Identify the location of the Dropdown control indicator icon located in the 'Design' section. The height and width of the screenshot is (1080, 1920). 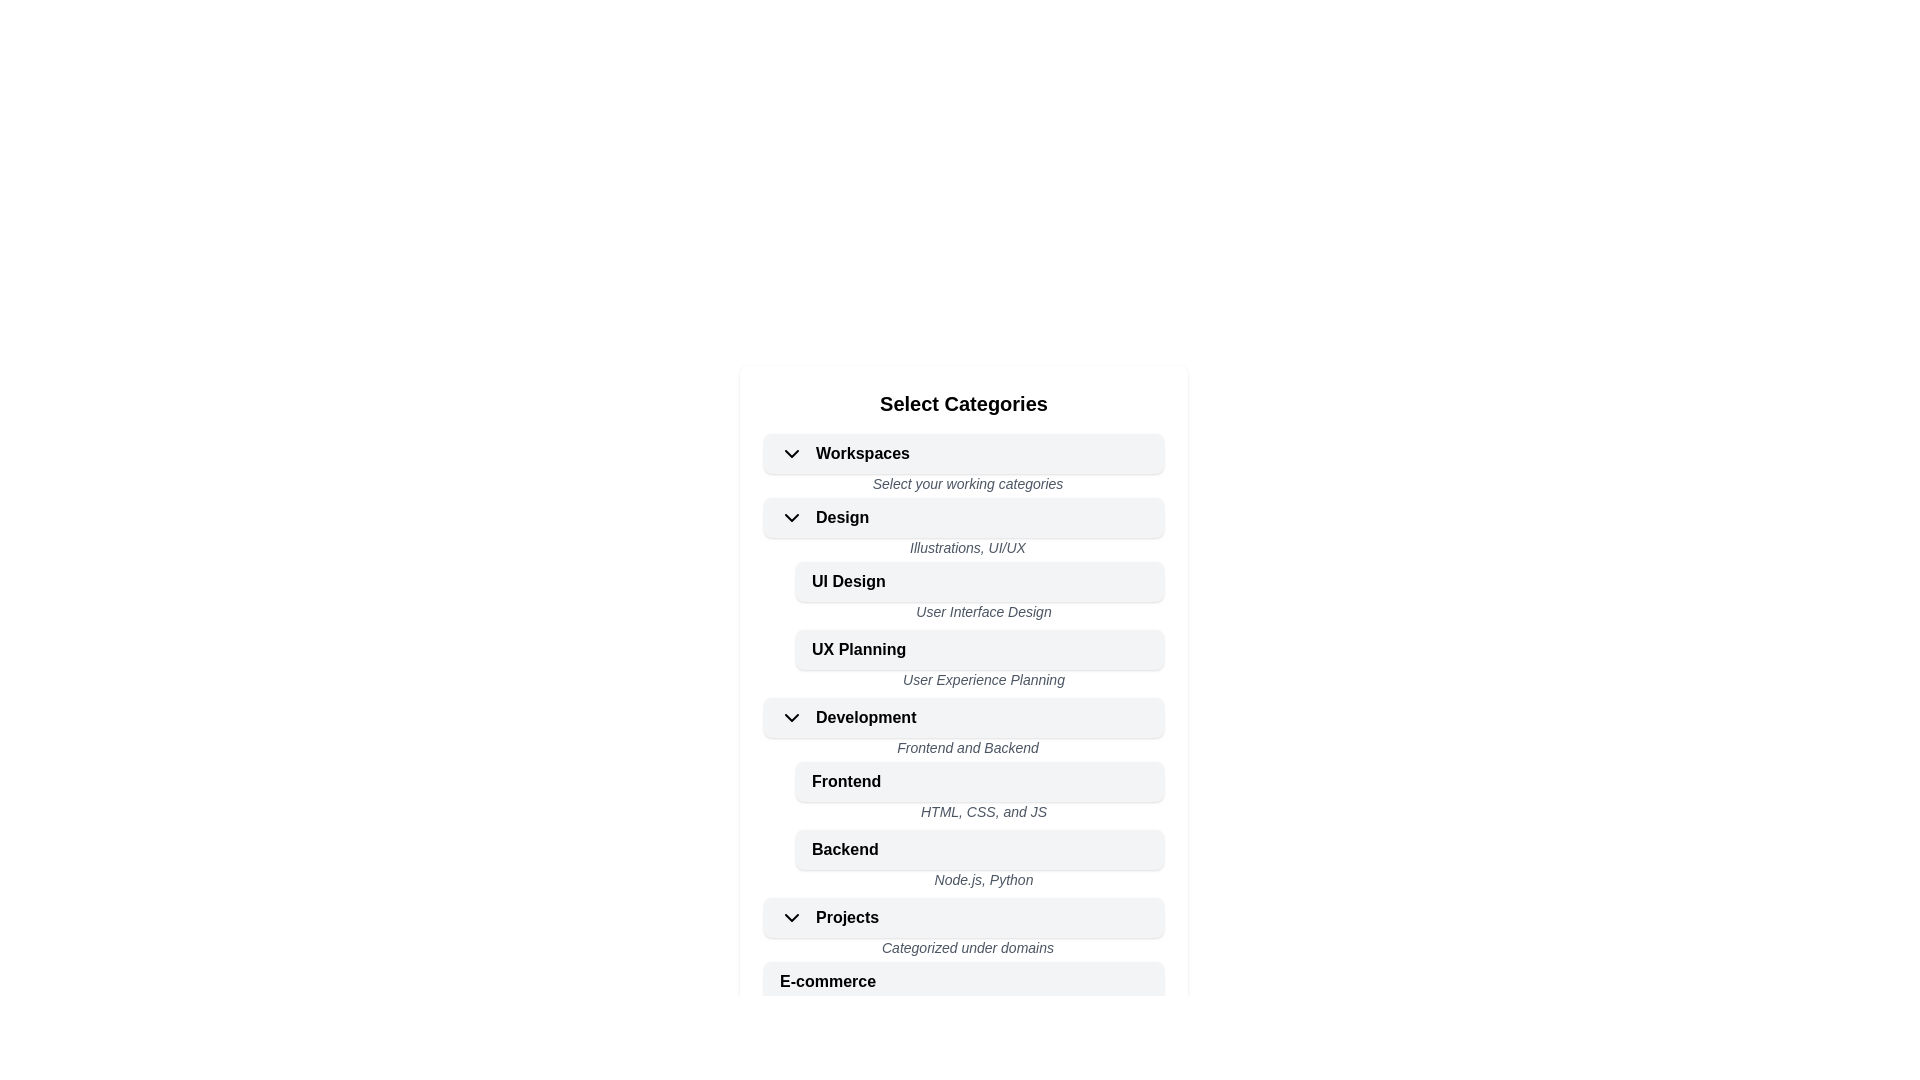
(791, 516).